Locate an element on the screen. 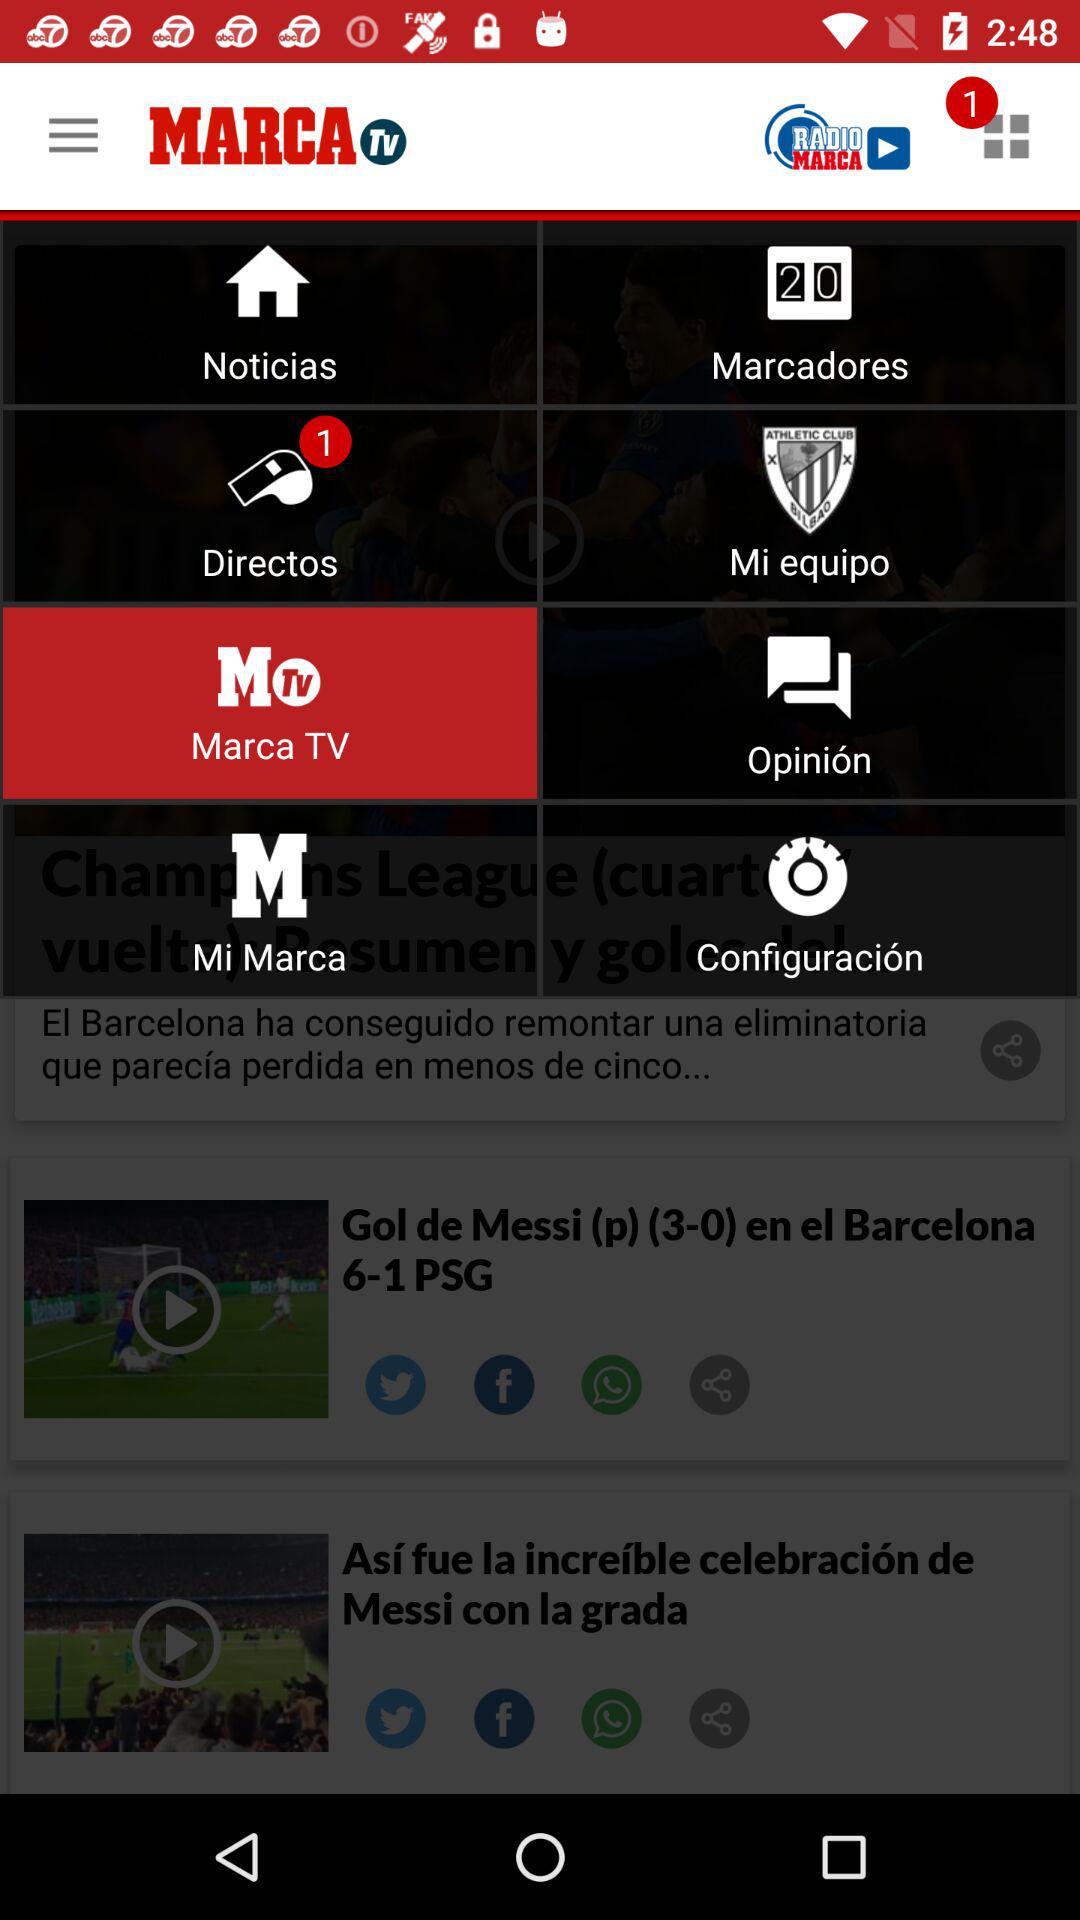 The height and width of the screenshot is (1920, 1080). share the video is located at coordinates (720, 1717).